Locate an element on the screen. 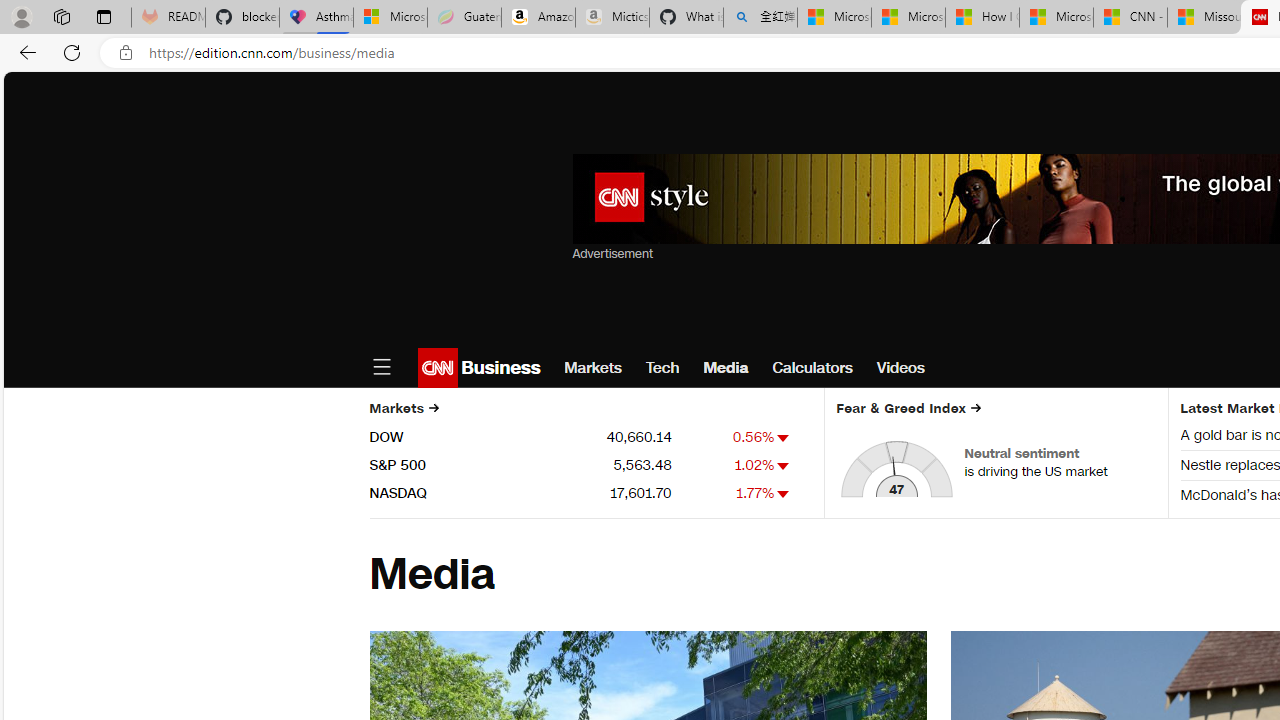 The image size is (1280, 720). 'AutomationID: fear-and-greed-dial' is located at coordinates (895, 468).